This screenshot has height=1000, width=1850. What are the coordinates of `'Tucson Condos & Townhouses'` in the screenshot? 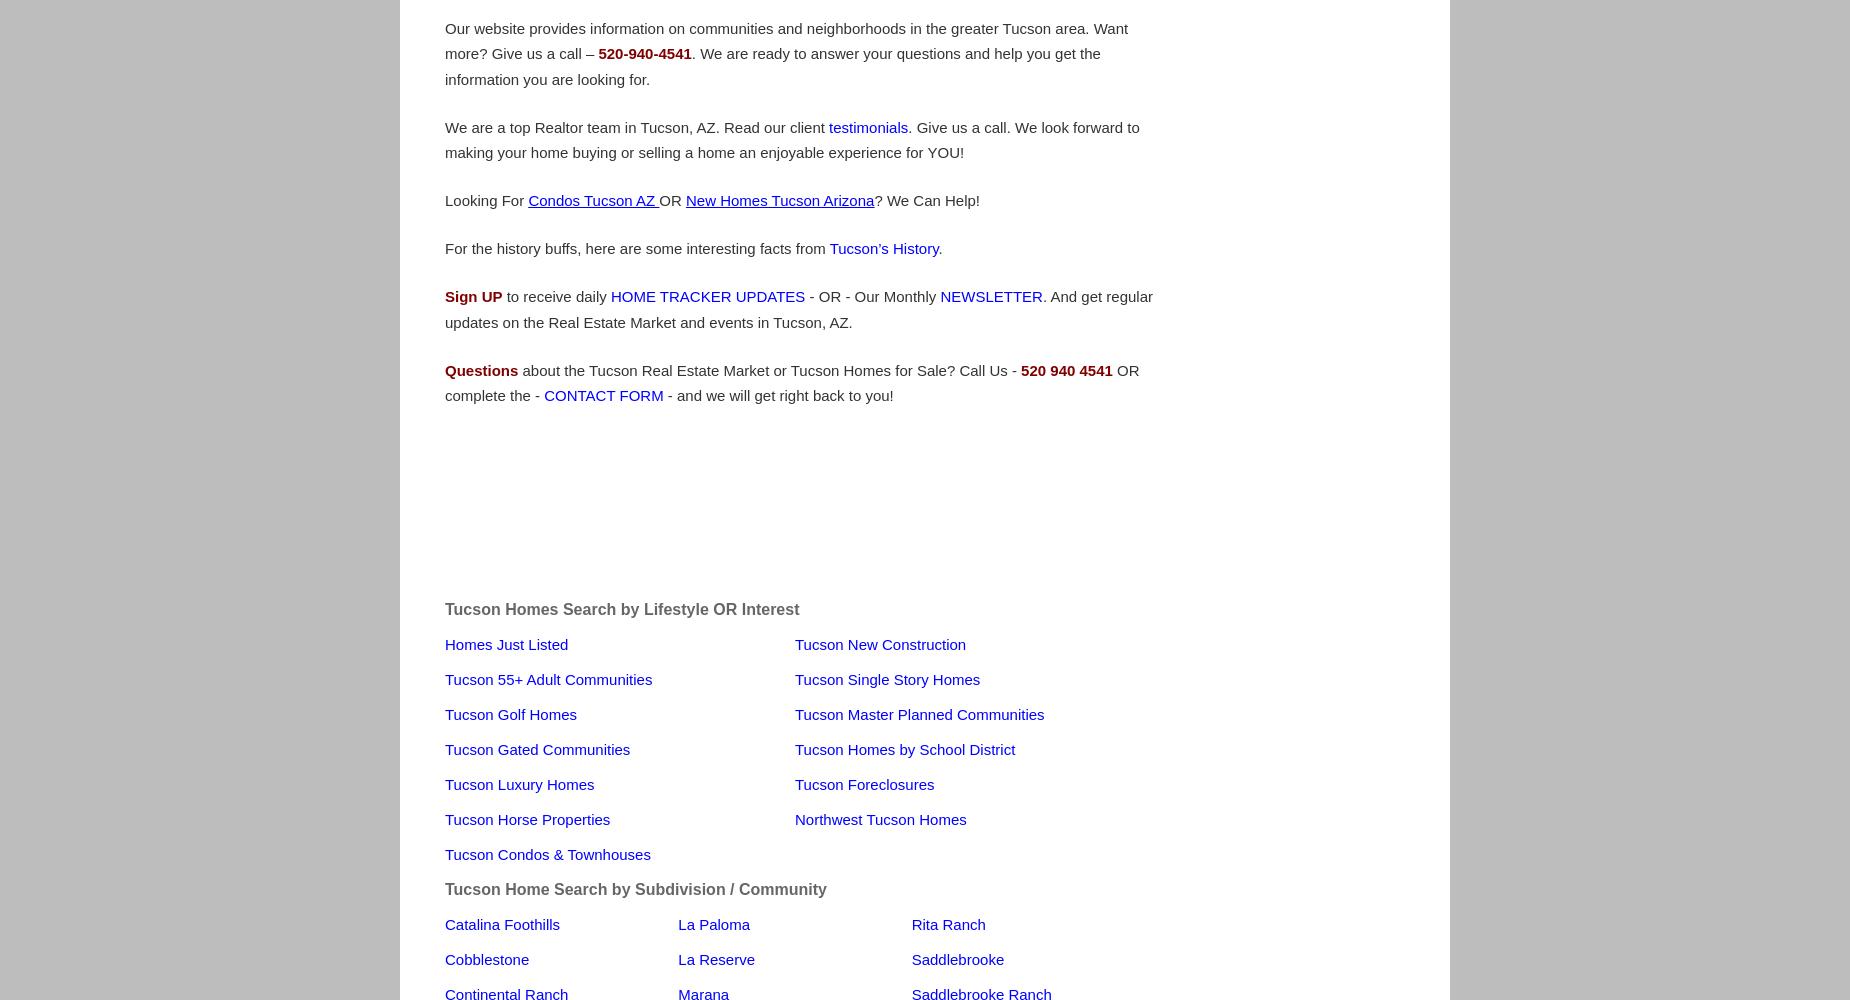 It's located at (547, 852).